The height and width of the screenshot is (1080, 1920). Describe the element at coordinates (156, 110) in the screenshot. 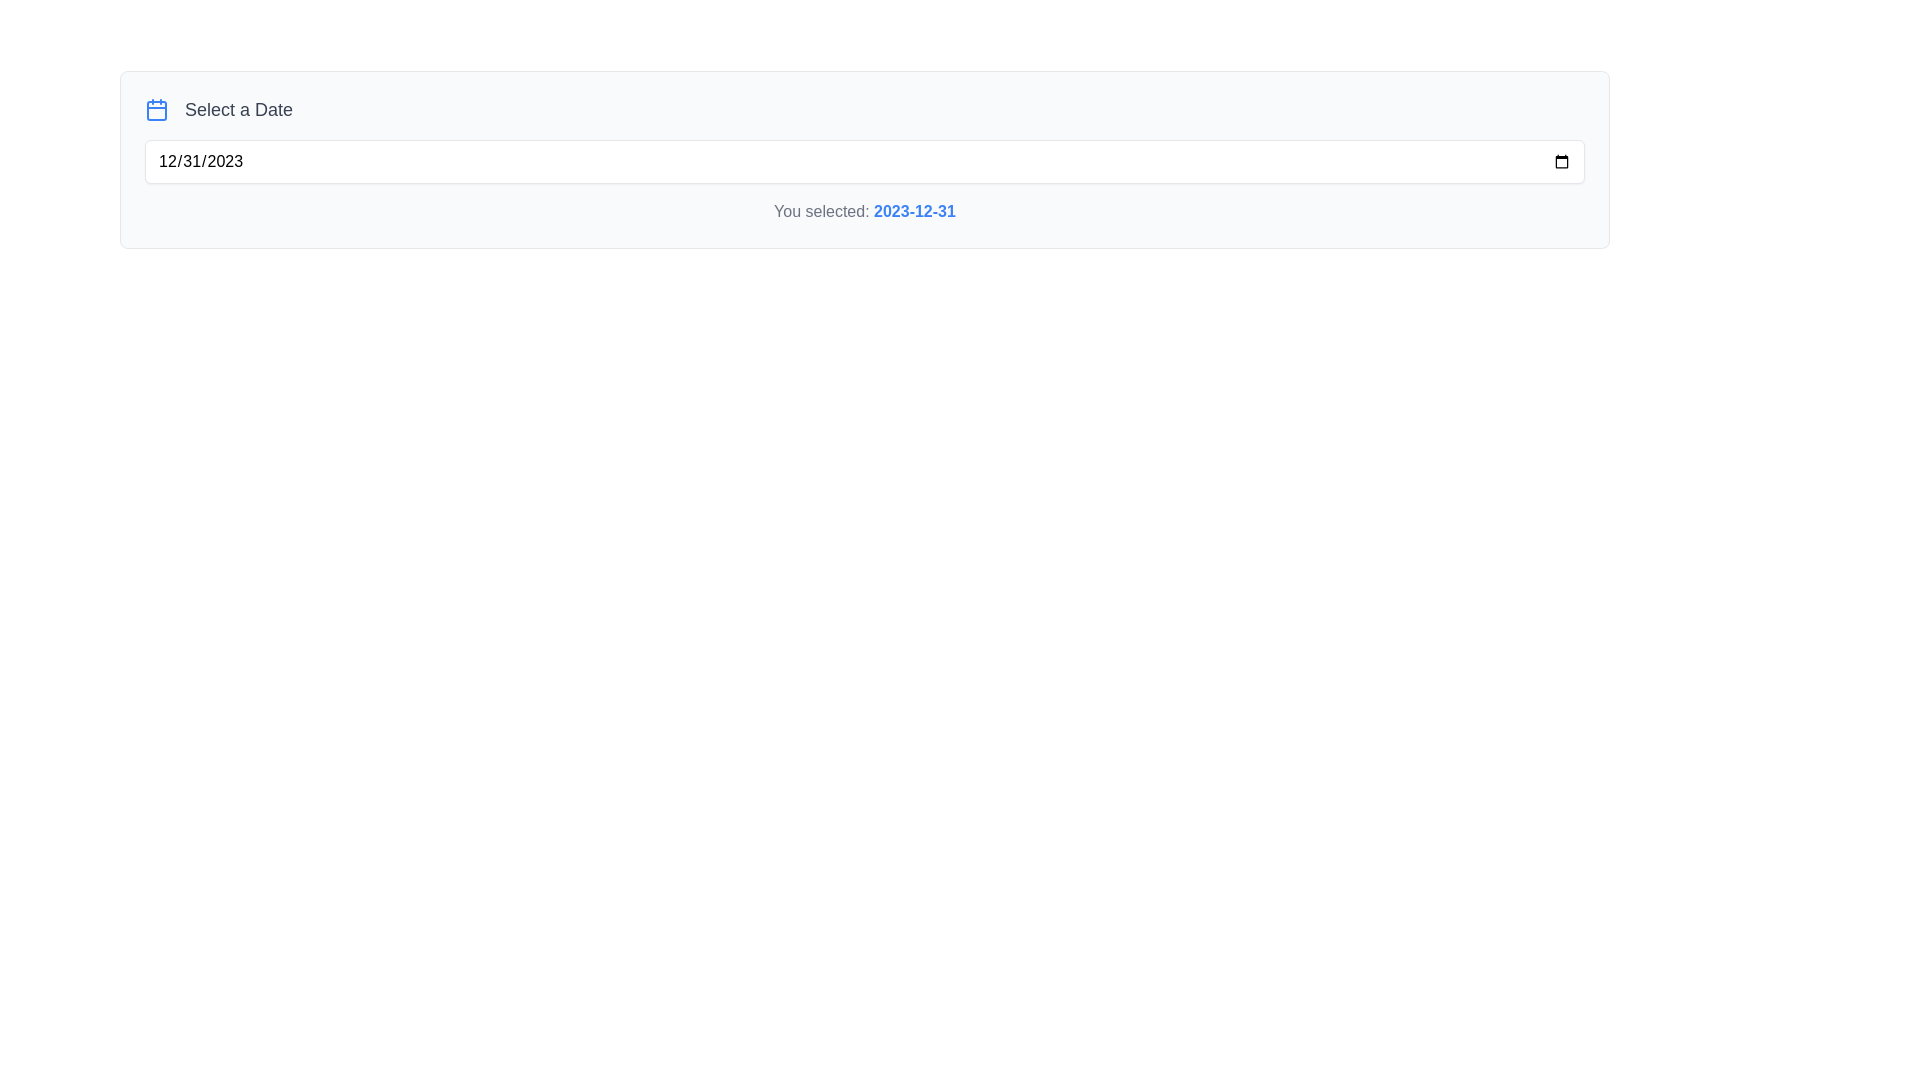

I see `the calendar icon with a blue outline located to the left of the 'Select a Date' text label by moving the cursor to its center` at that location.